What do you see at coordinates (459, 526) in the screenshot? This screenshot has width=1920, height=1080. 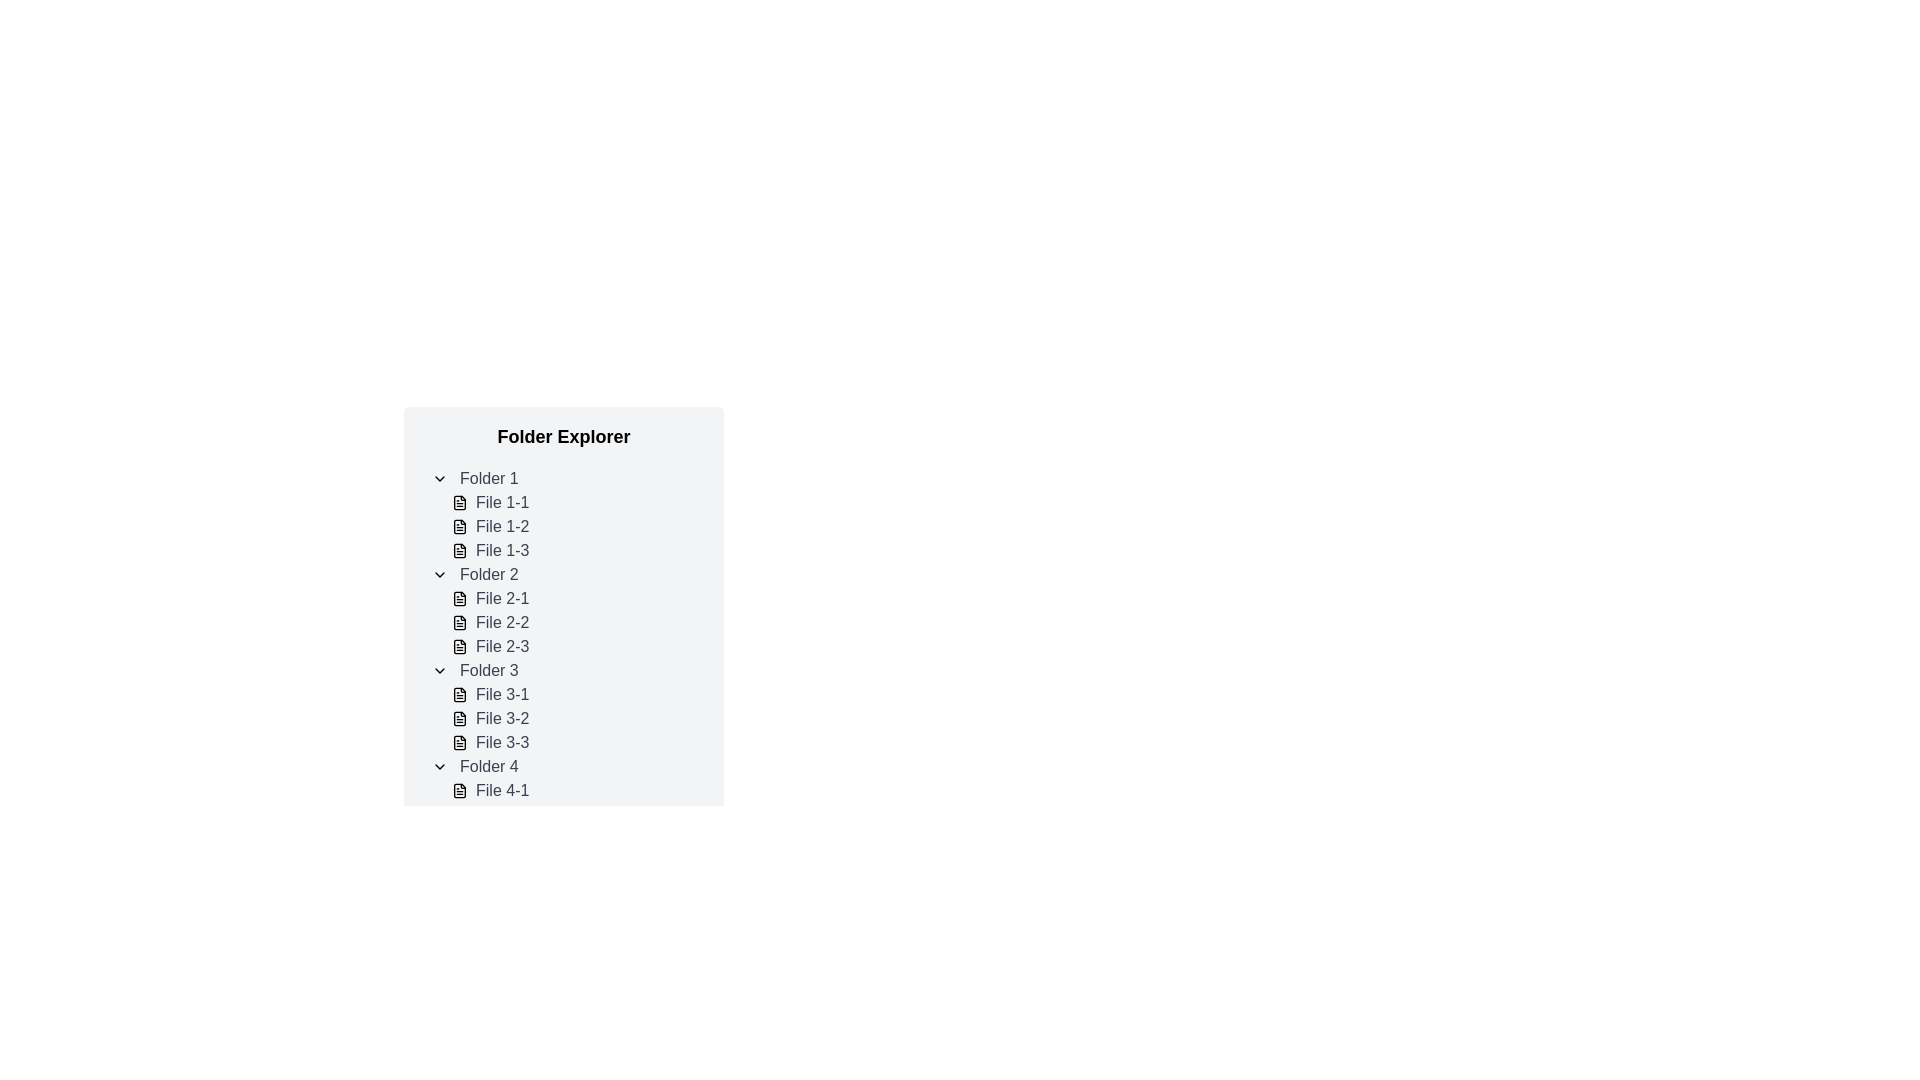 I see `the small file icon with a folded corner, located next to the text 'File 1-2' under 'Folder 1'` at bounding box center [459, 526].